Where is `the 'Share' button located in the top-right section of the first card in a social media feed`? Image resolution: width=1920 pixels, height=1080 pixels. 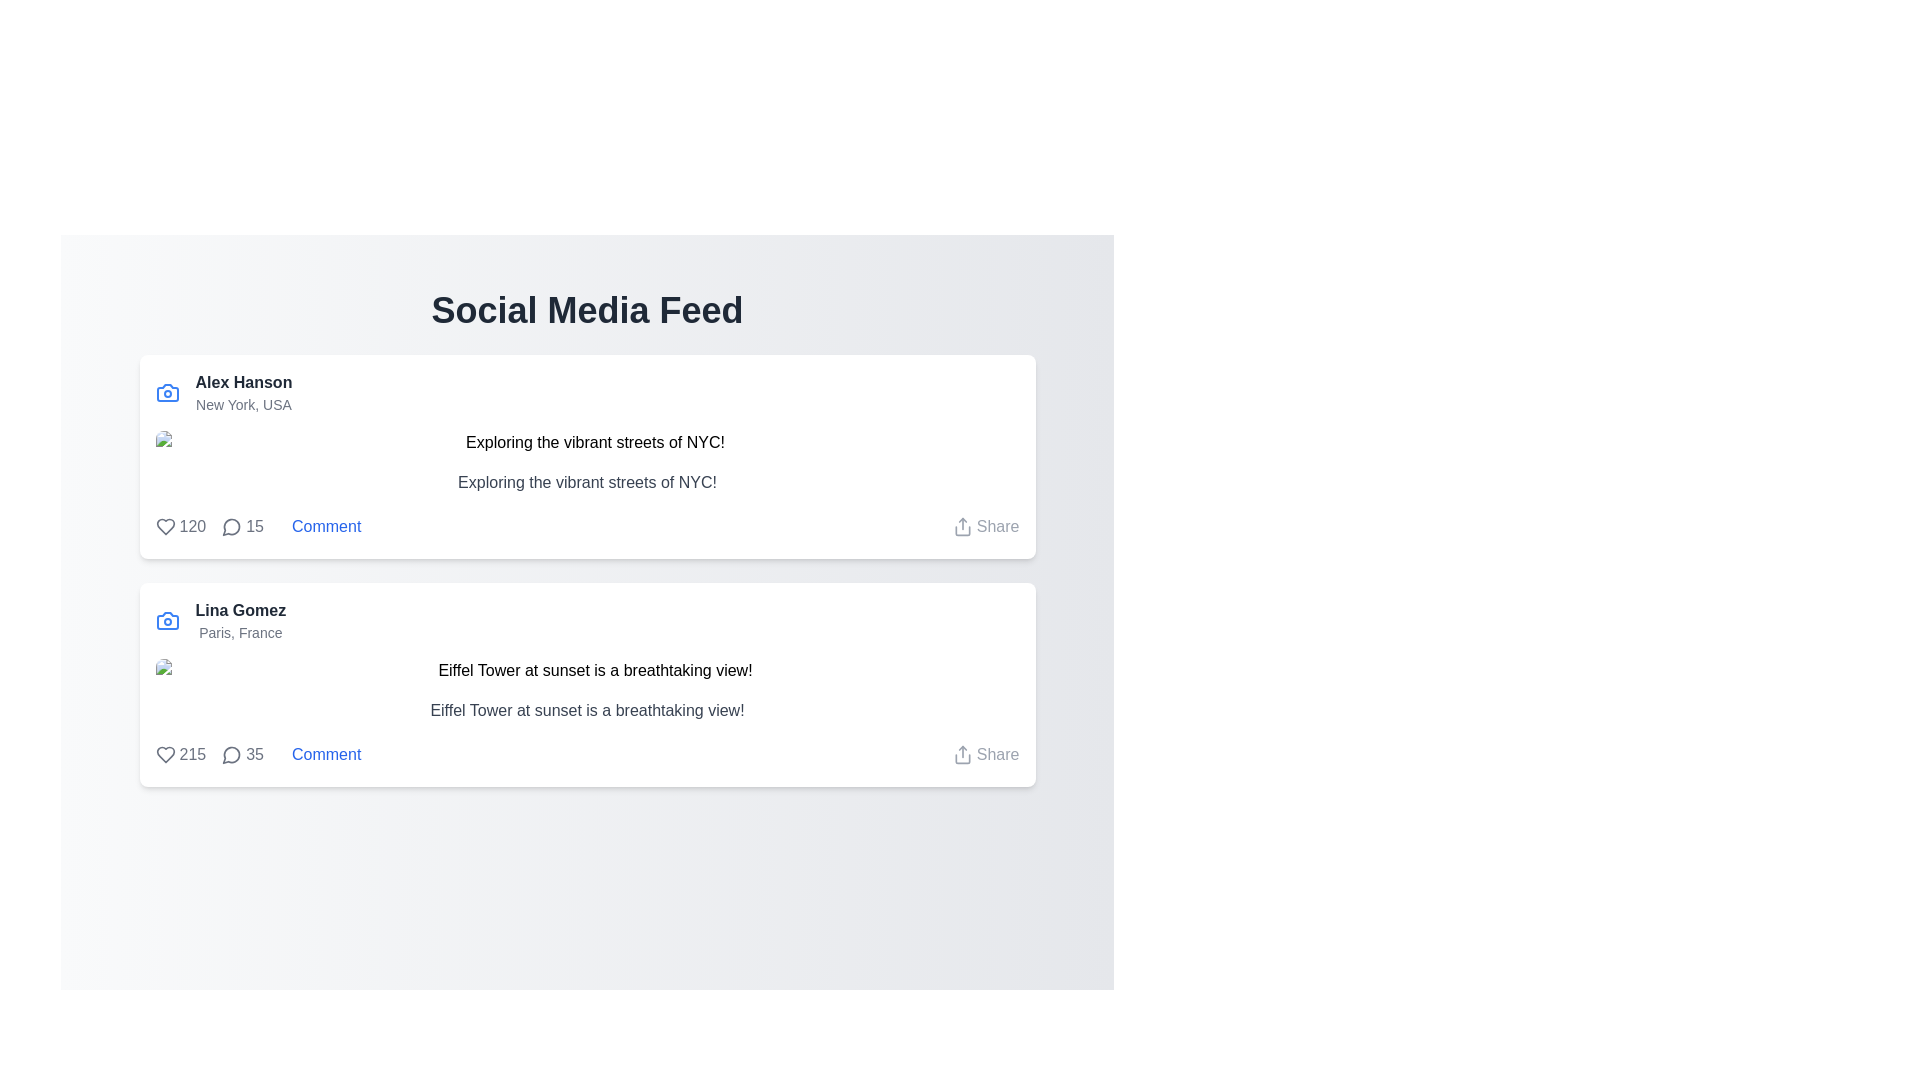 the 'Share' button located in the top-right section of the first card in a social media feed is located at coordinates (986, 526).